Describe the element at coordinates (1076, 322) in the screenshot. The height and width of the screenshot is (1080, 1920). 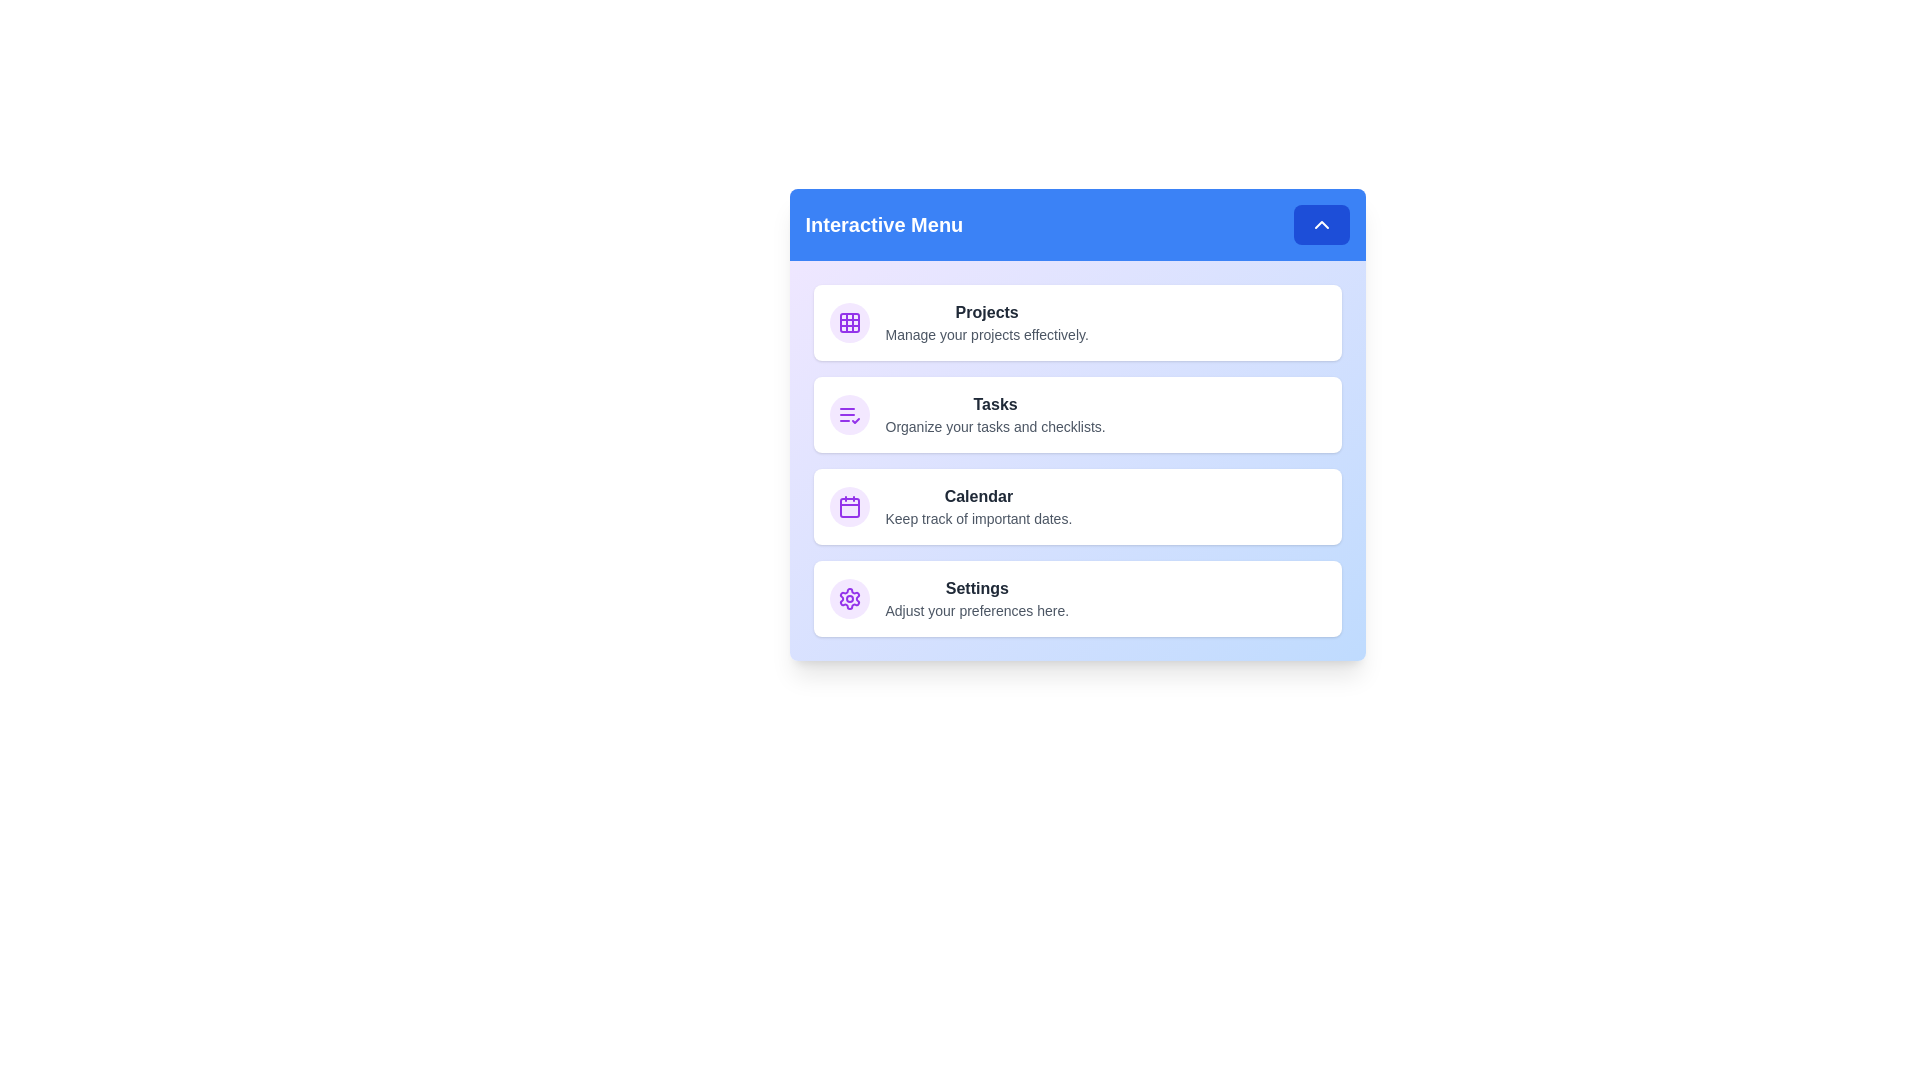
I see `the menu item corresponding to Projects` at that location.